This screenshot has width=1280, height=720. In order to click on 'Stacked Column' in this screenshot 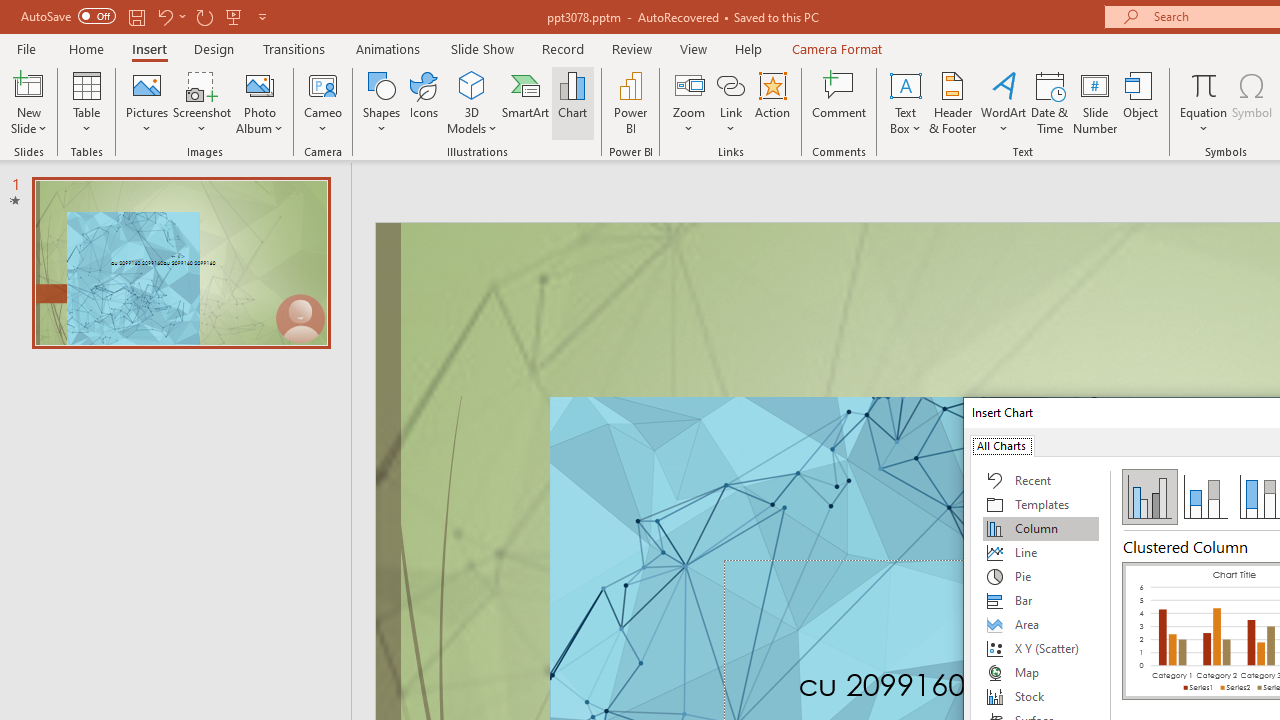, I will do `click(1204, 495)`.